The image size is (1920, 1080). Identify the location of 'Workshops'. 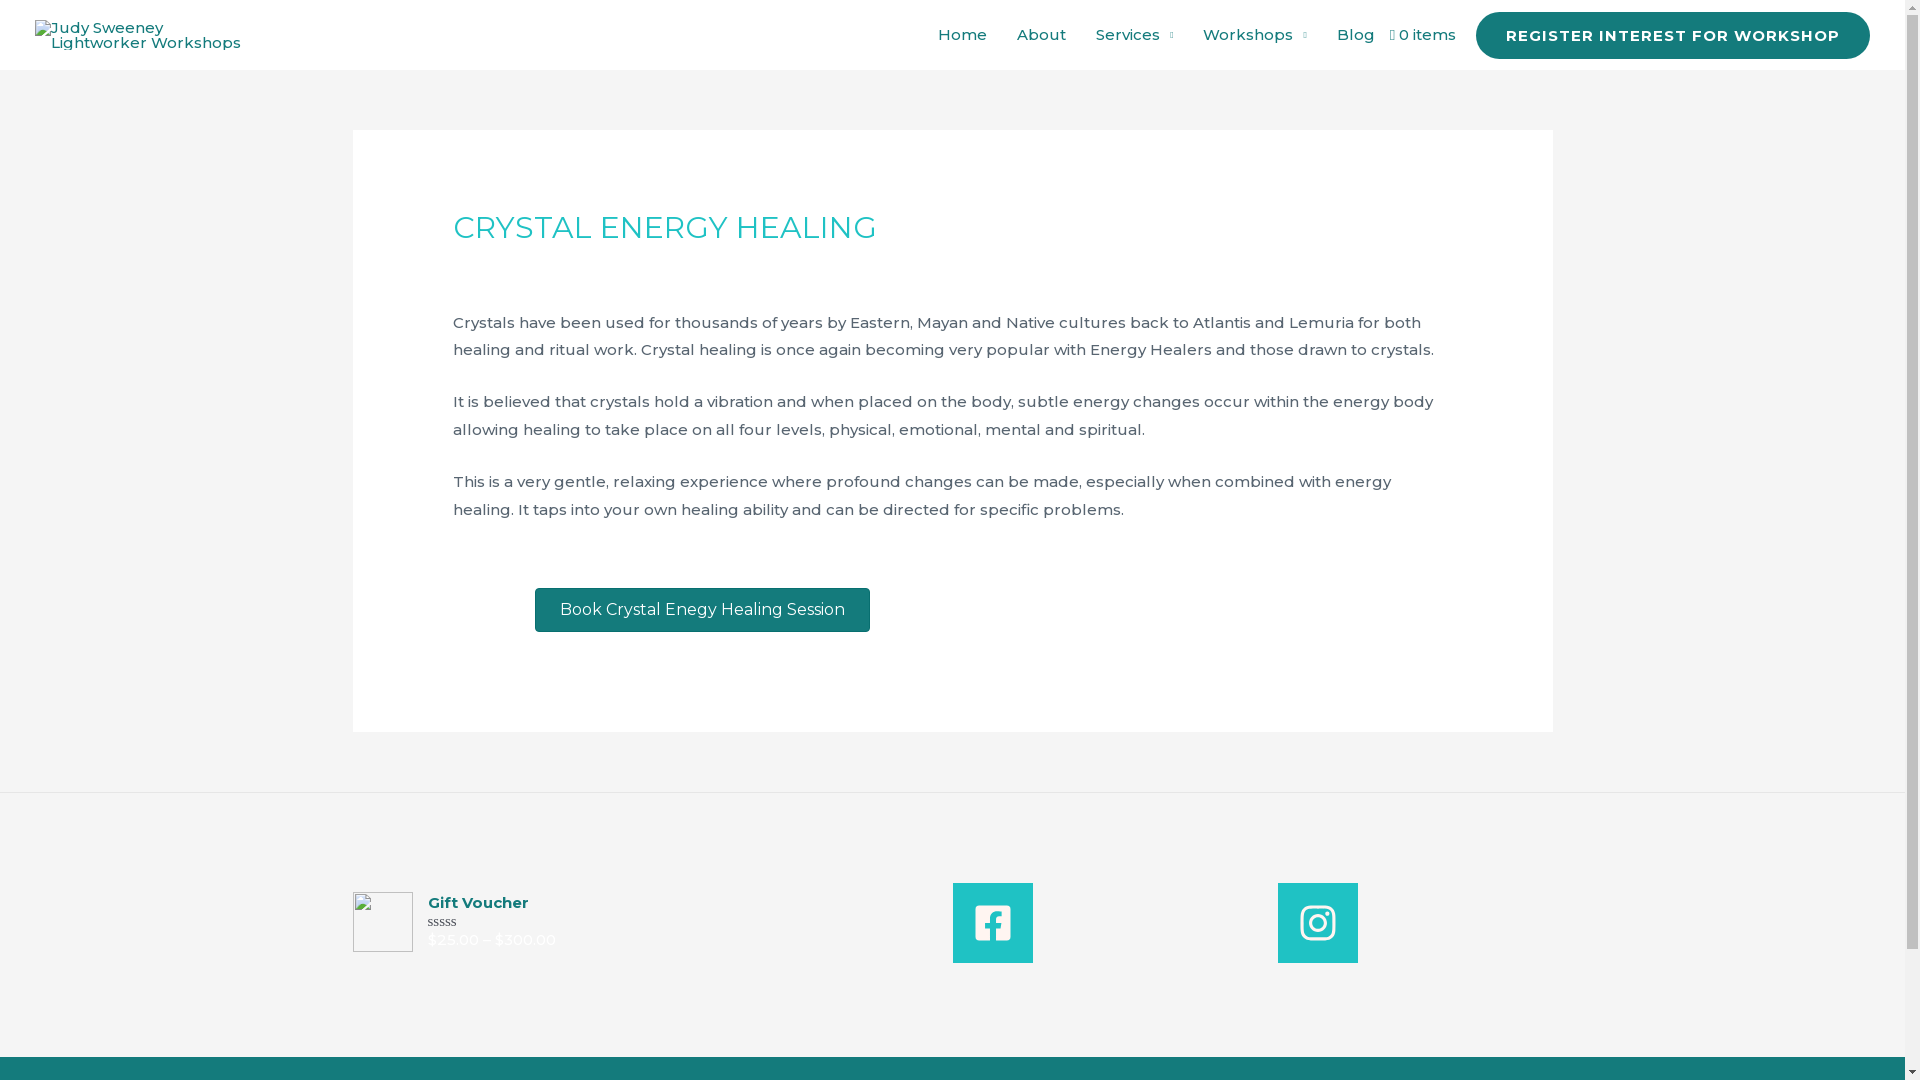
(1253, 34).